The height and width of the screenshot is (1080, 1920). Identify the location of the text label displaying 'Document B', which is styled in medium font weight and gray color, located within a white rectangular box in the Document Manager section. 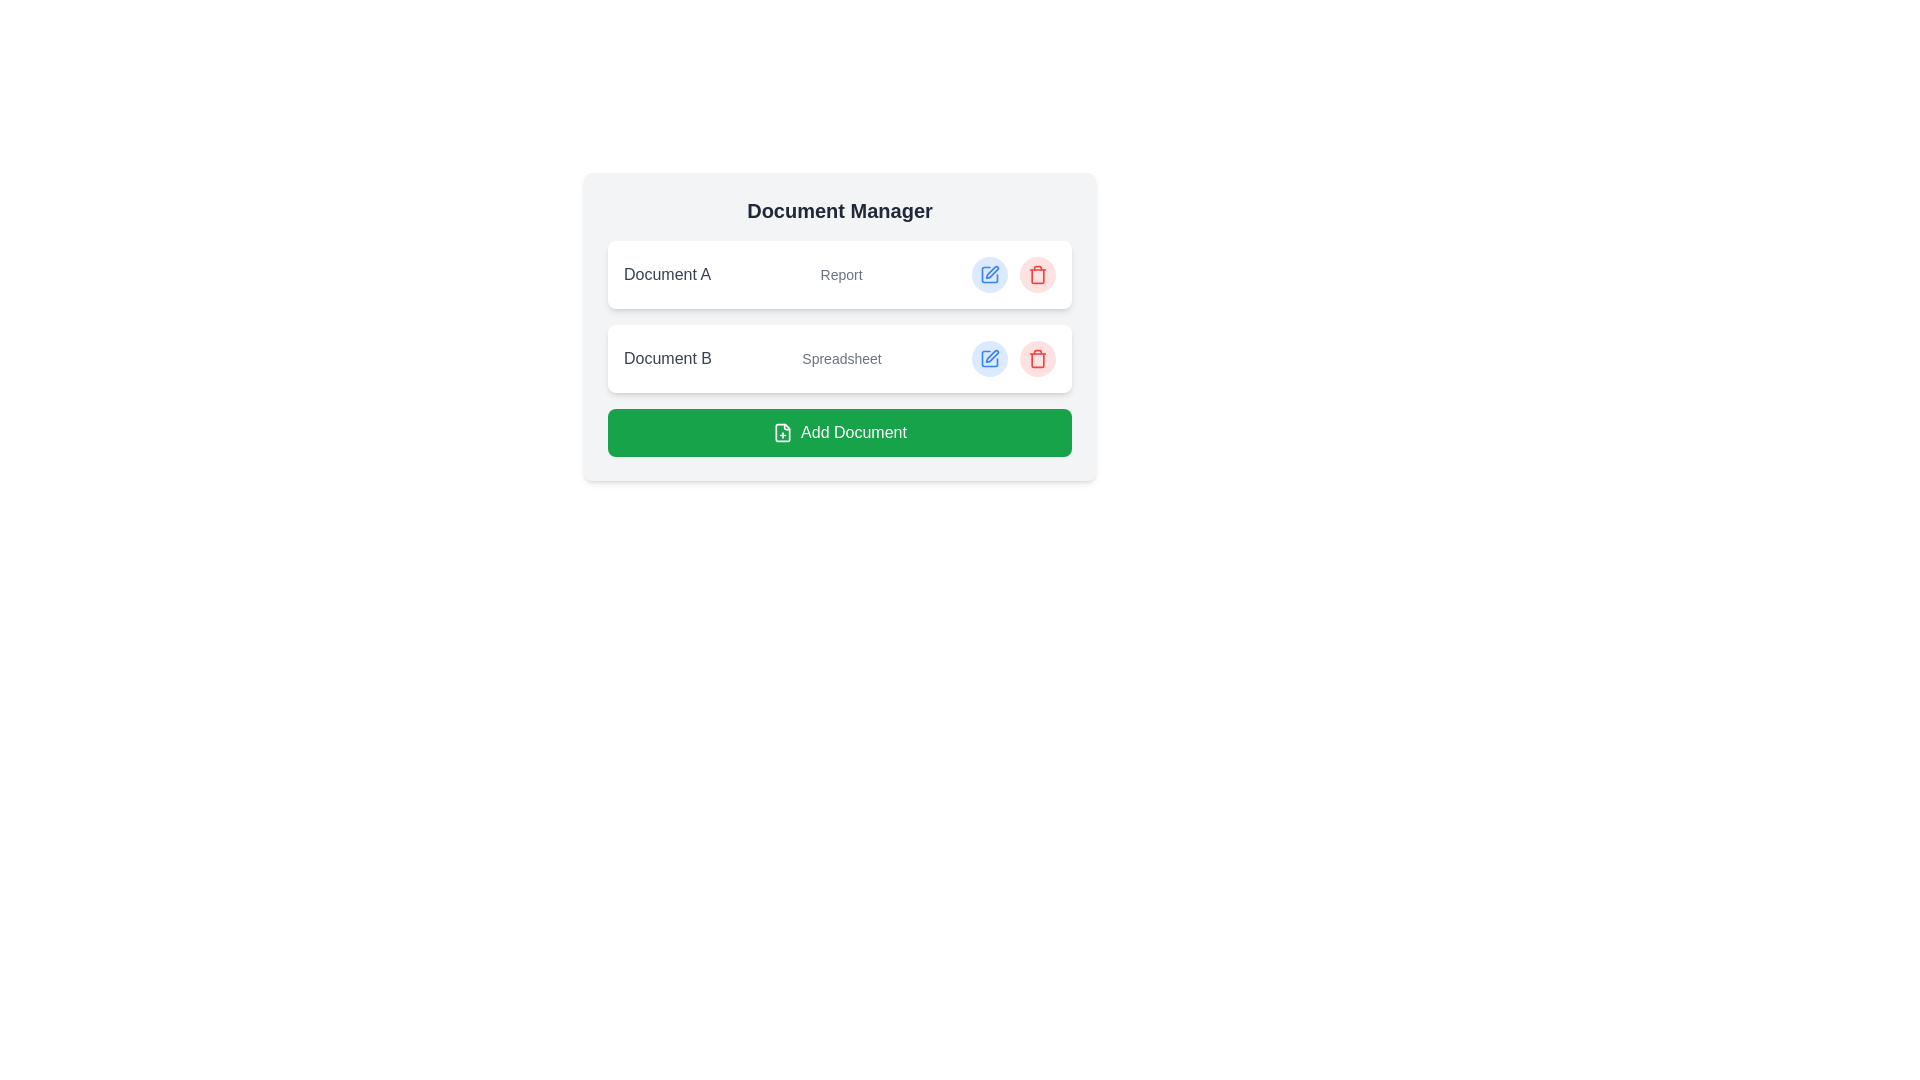
(667, 357).